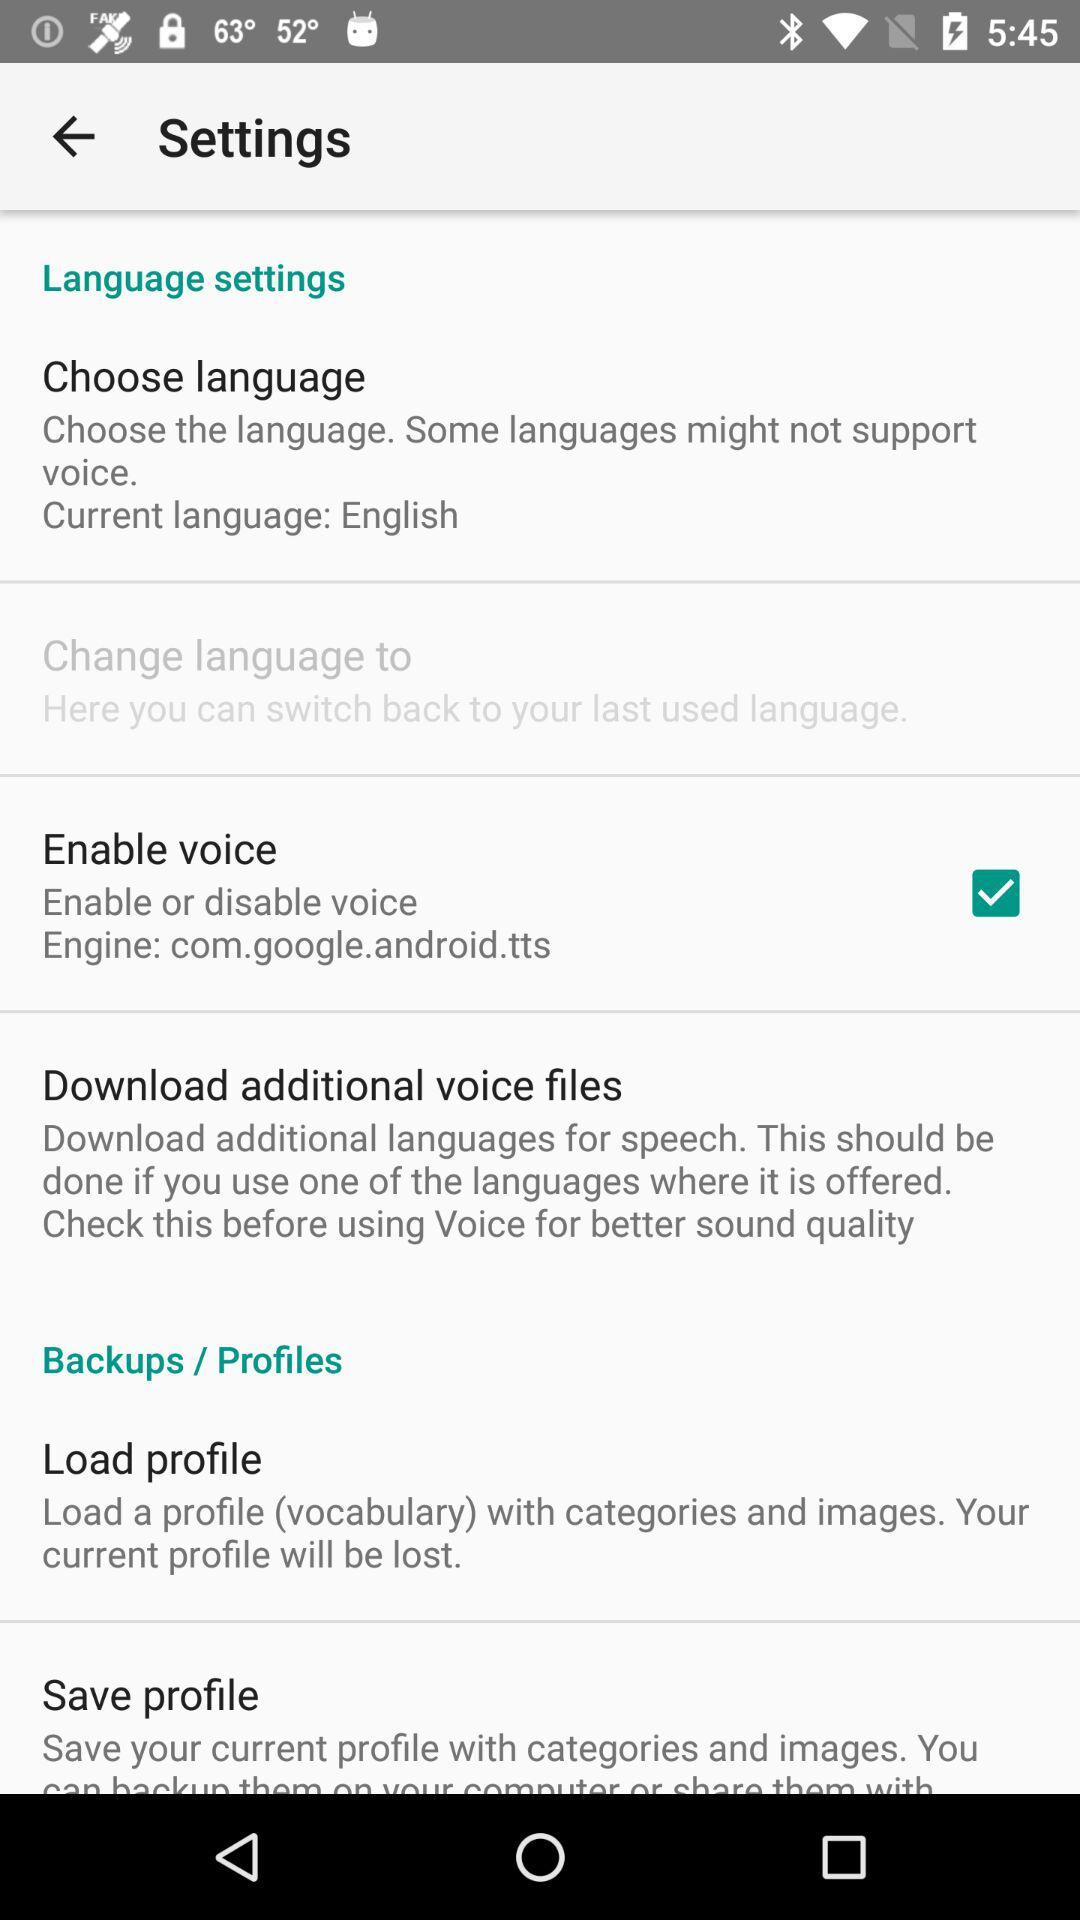 The height and width of the screenshot is (1920, 1080). What do you see at coordinates (296, 921) in the screenshot?
I see `item above download additional voice icon` at bounding box center [296, 921].